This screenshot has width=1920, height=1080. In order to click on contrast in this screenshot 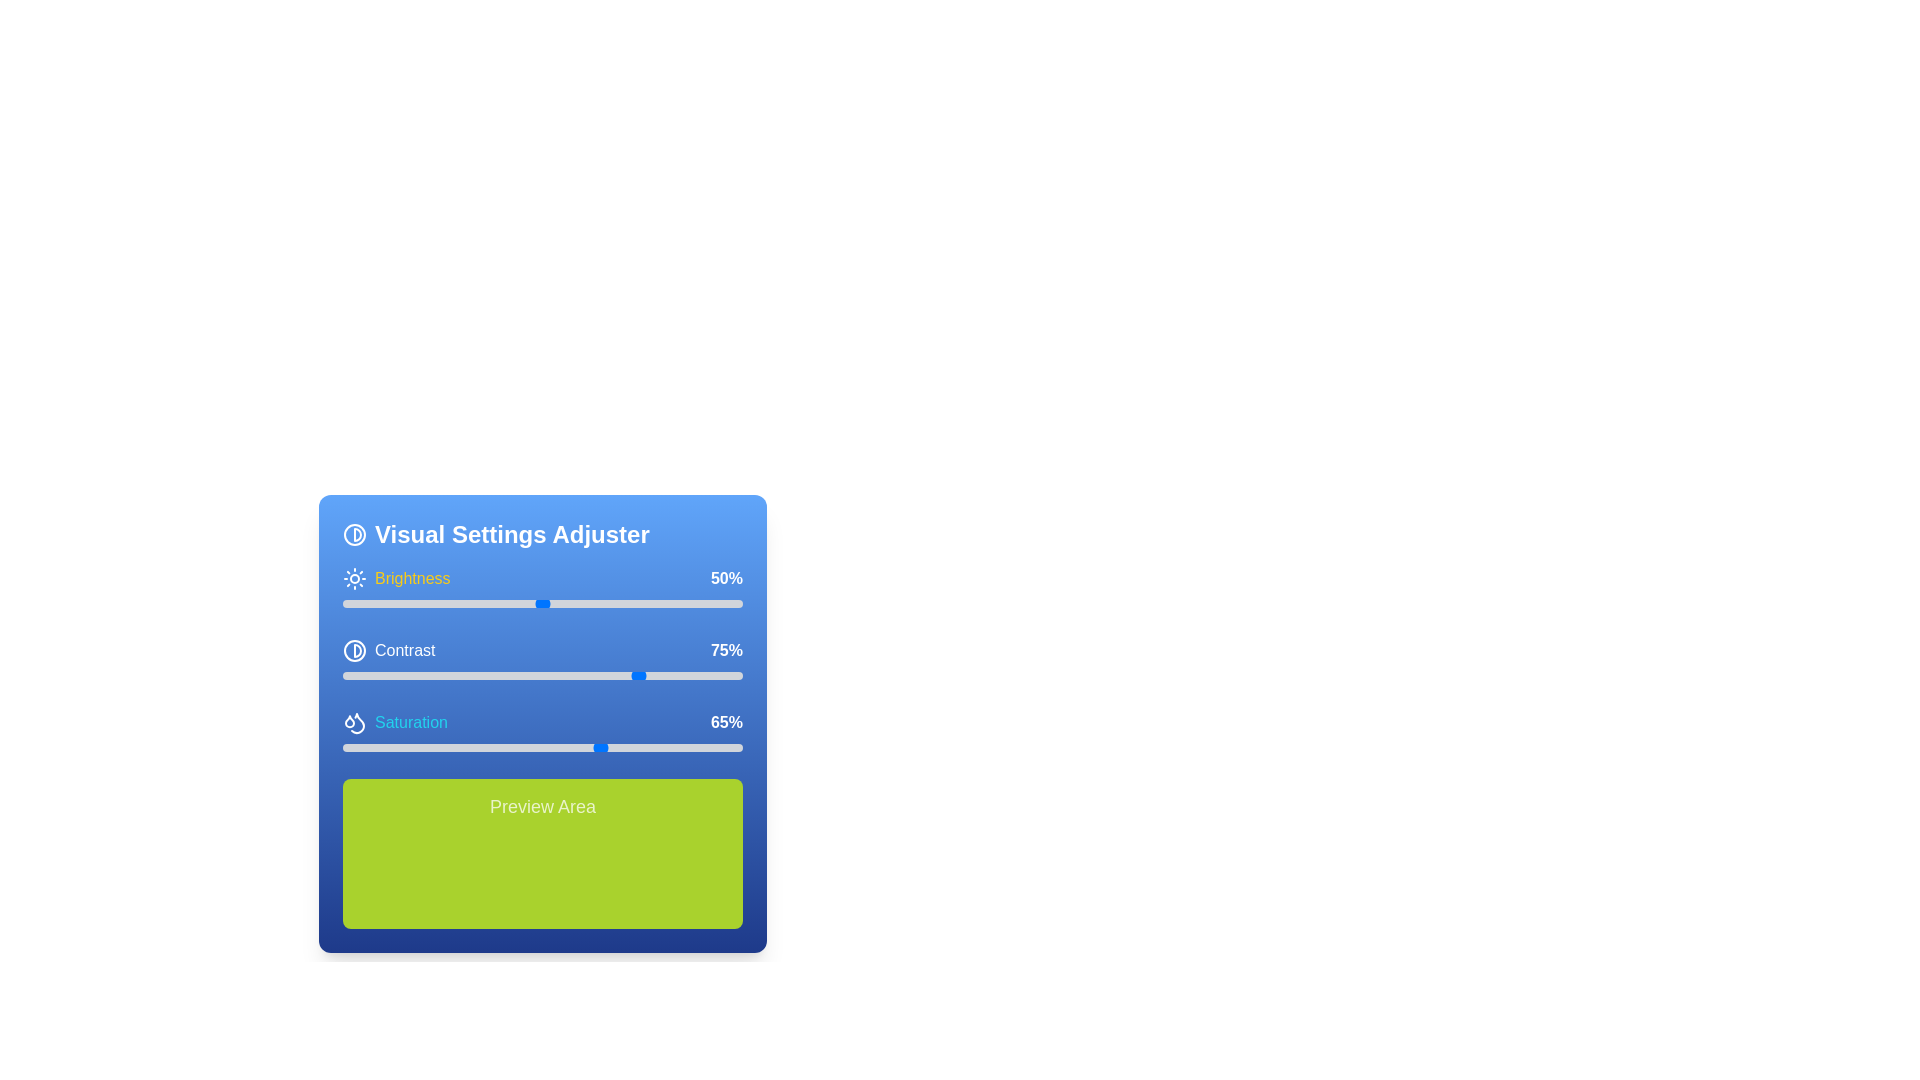, I will do `click(434, 675)`.